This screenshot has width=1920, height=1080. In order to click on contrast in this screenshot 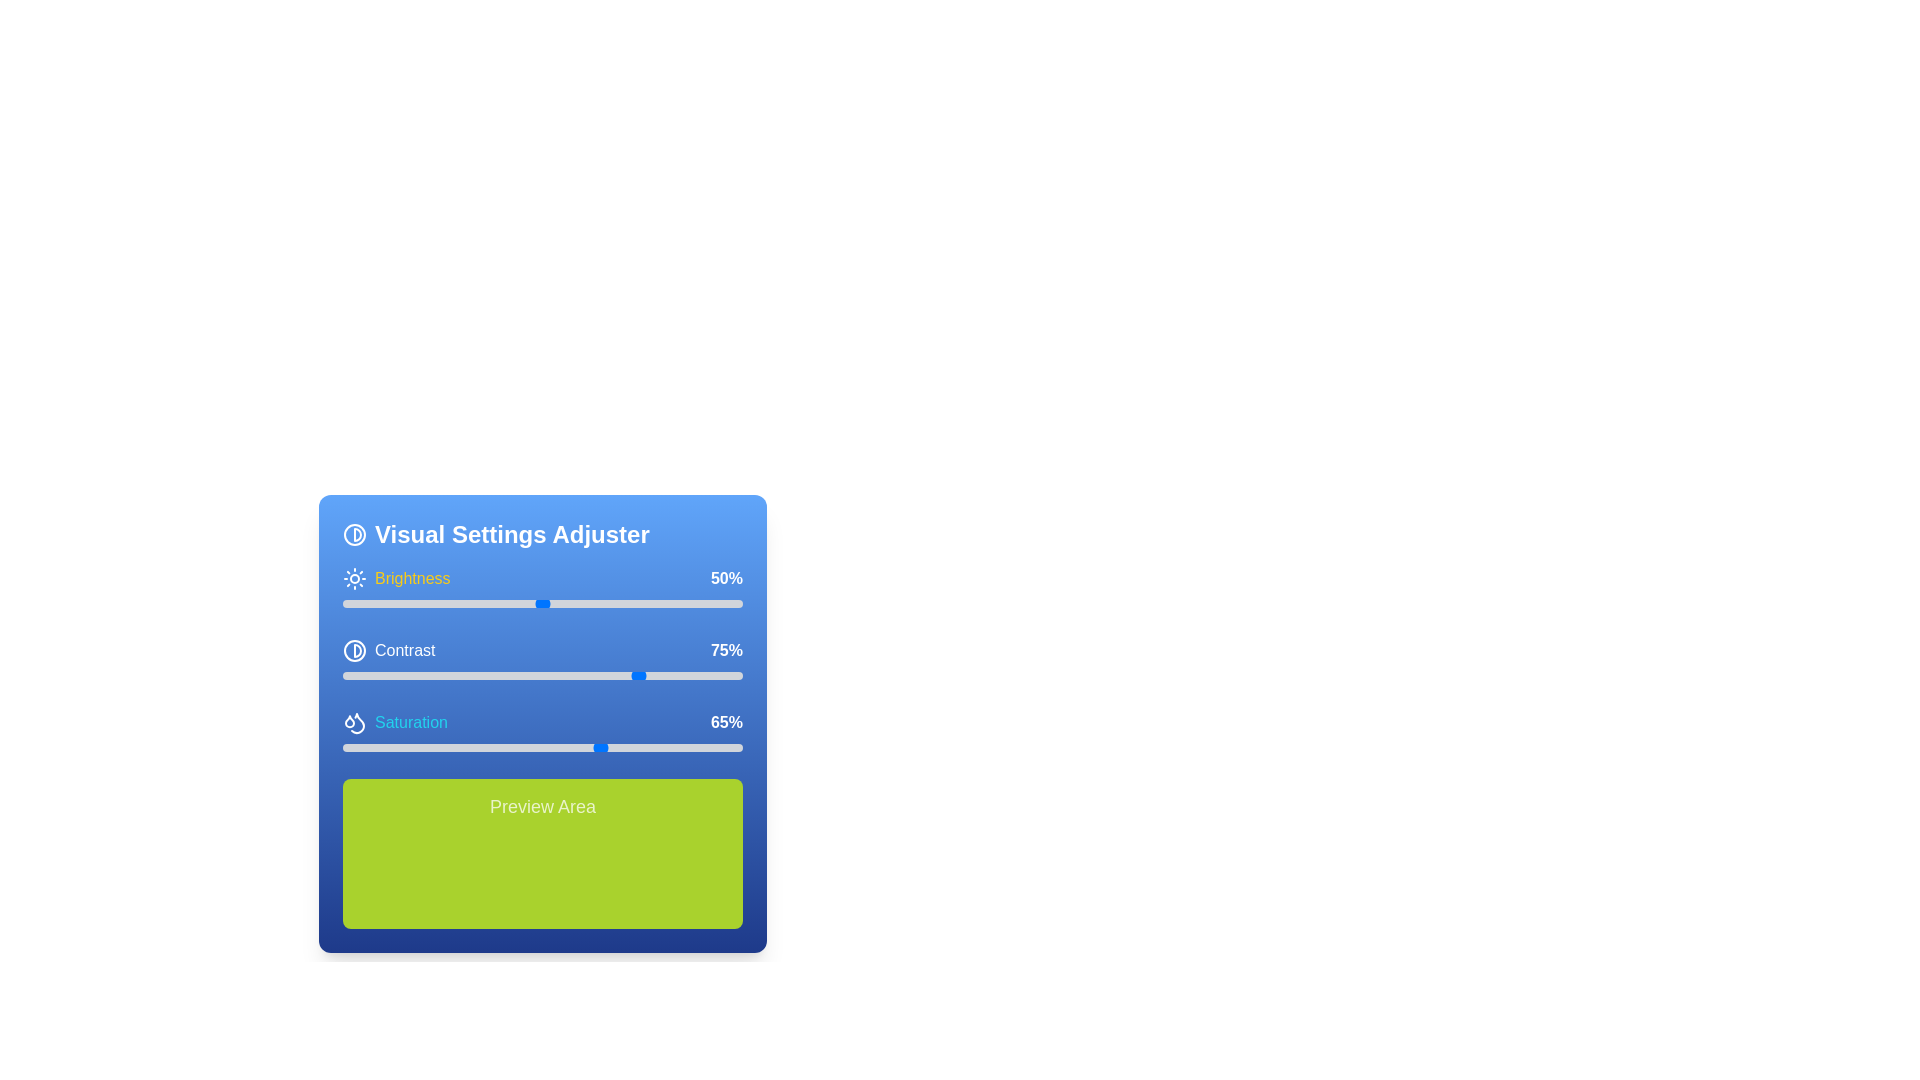, I will do `click(434, 675)`.